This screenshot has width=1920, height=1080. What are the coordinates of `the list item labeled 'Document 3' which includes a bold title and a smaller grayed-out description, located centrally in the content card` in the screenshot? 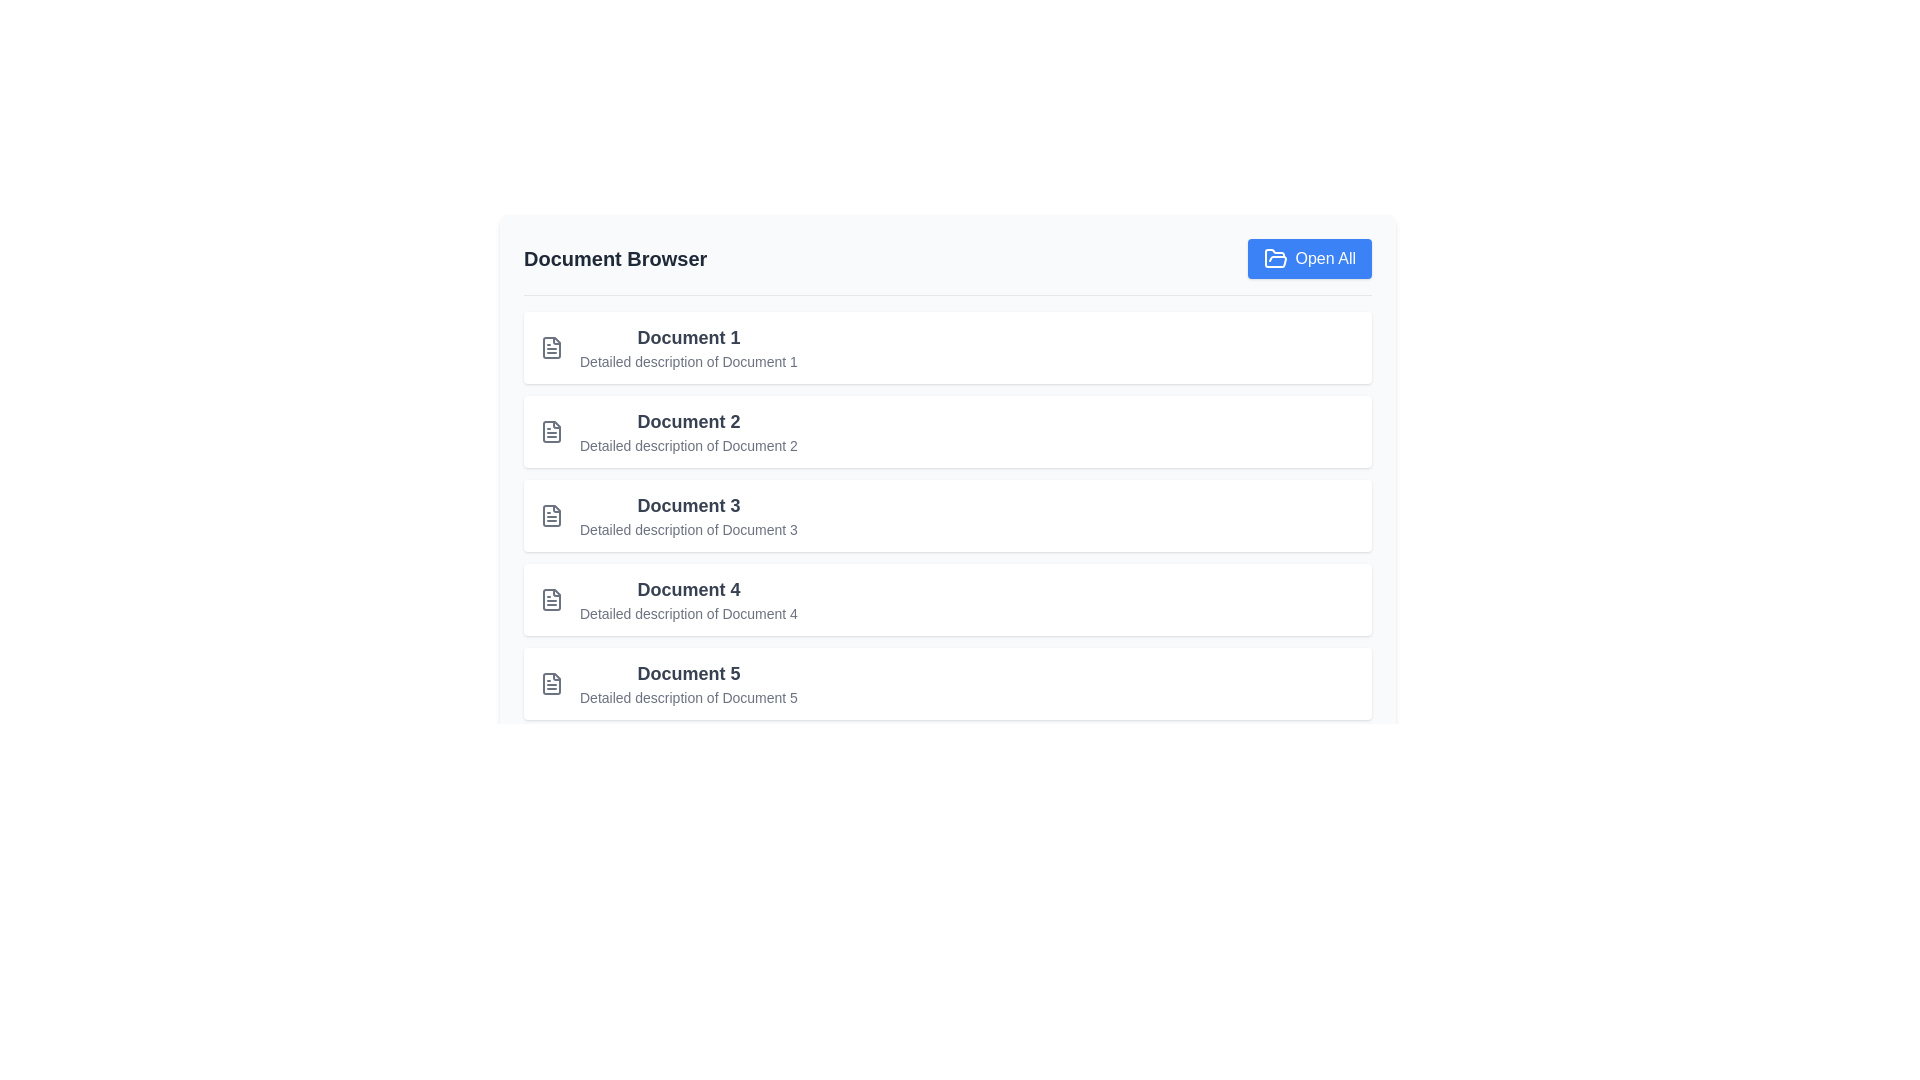 It's located at (947, 515).